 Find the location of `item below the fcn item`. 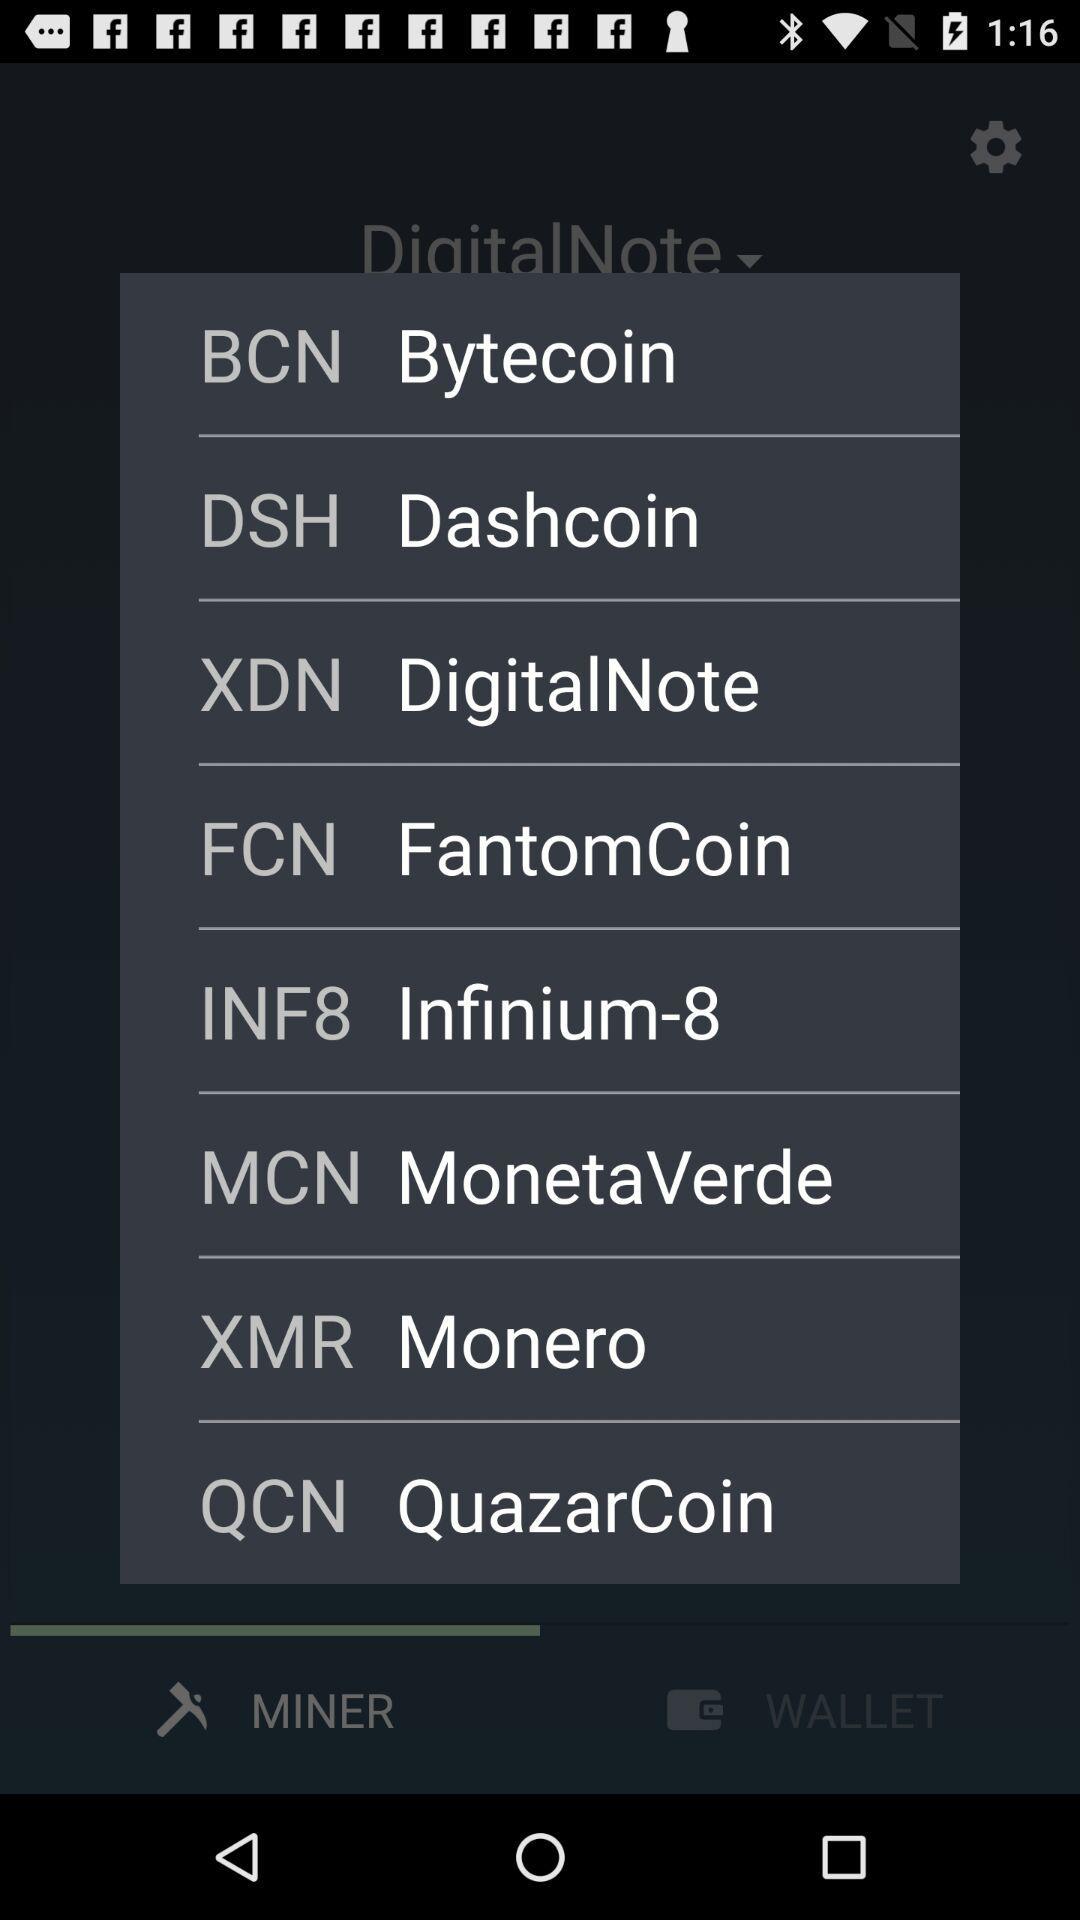

item below the fcn item is located at coordinates (651, 1010).